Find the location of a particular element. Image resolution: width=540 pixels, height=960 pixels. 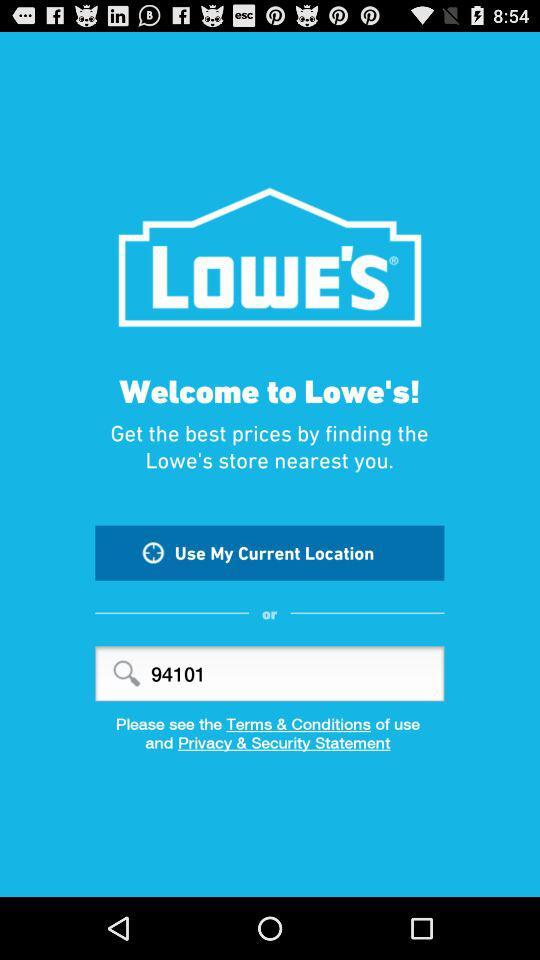

item above the and privacy security icon is located at coordinates (270, 722).